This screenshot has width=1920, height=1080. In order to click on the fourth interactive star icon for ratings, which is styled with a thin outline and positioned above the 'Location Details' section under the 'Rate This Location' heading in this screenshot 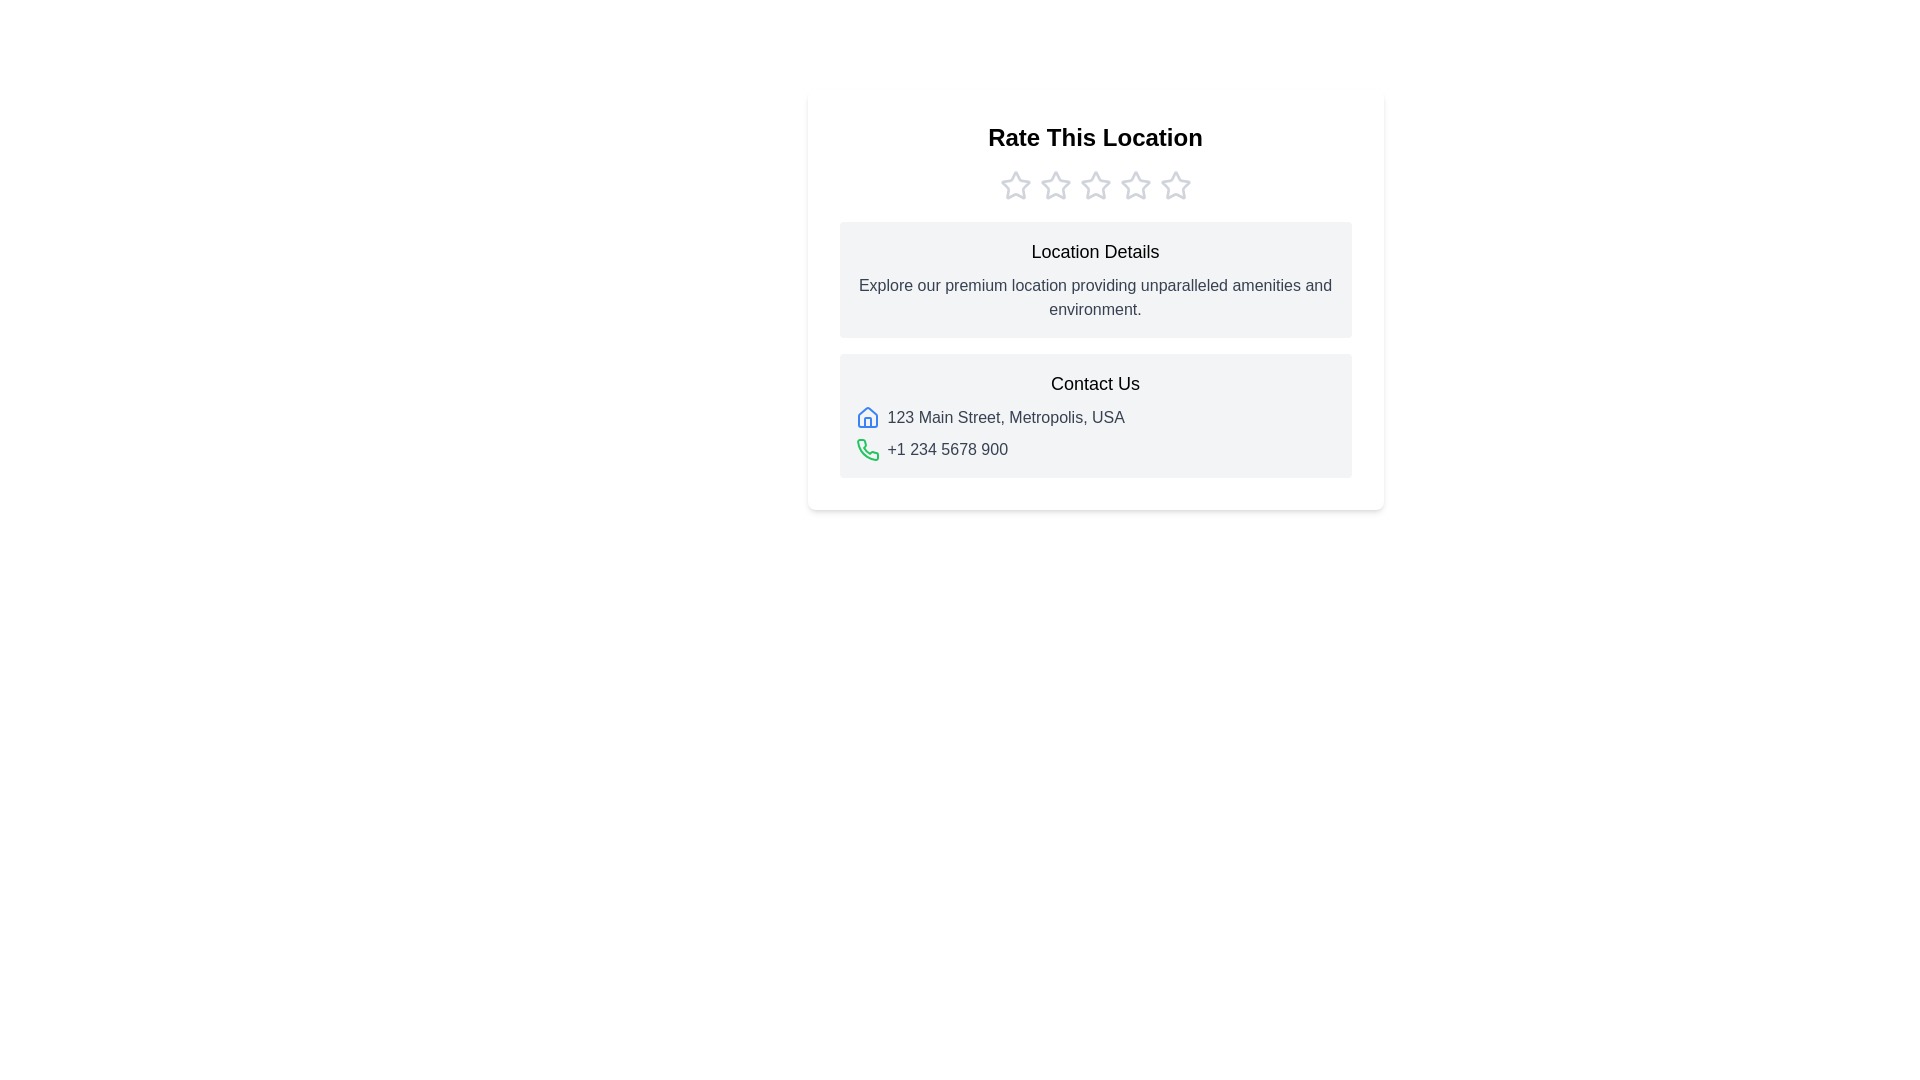, I will do `click(1135, 185)`.